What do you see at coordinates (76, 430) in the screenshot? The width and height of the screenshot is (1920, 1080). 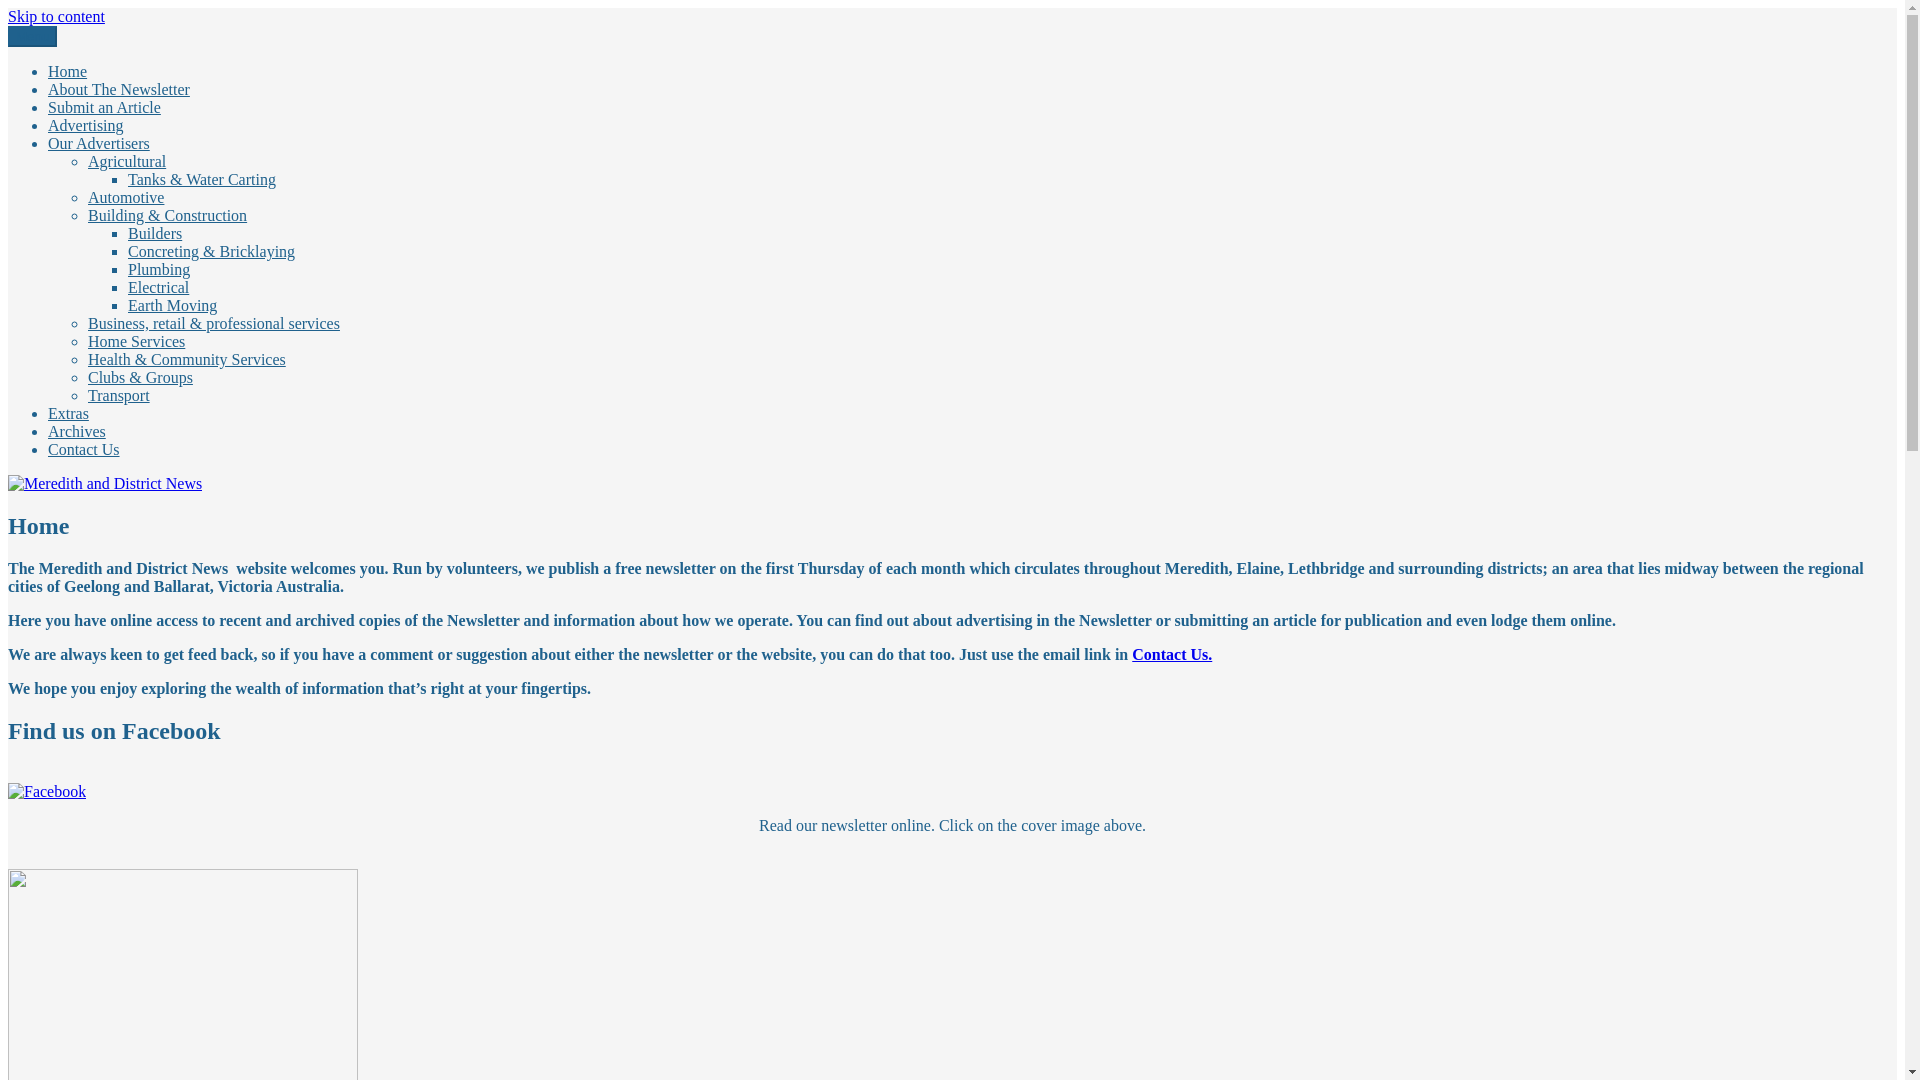 I see `'Archives'` at bounding box center [76, 430].